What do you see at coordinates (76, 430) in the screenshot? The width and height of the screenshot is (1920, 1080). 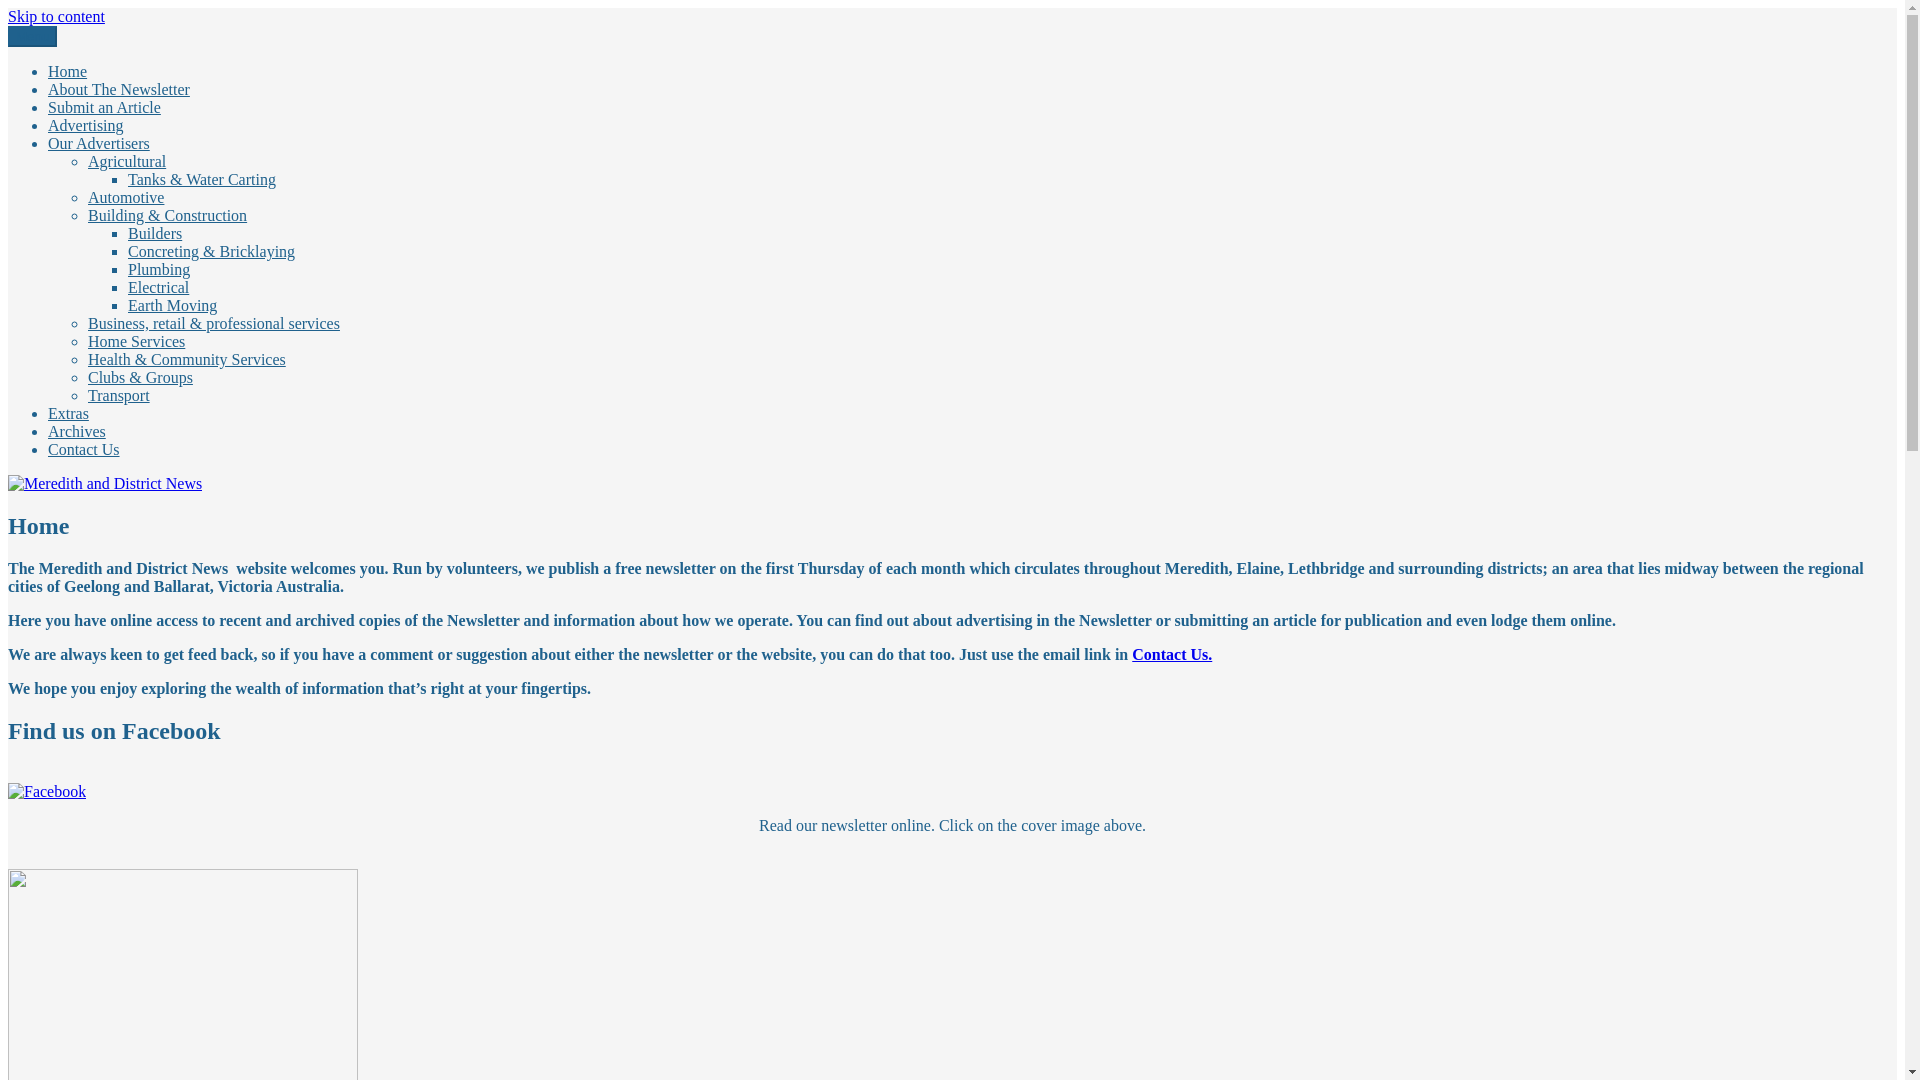 I see `'Archives'` at bounding box center [76, 430].